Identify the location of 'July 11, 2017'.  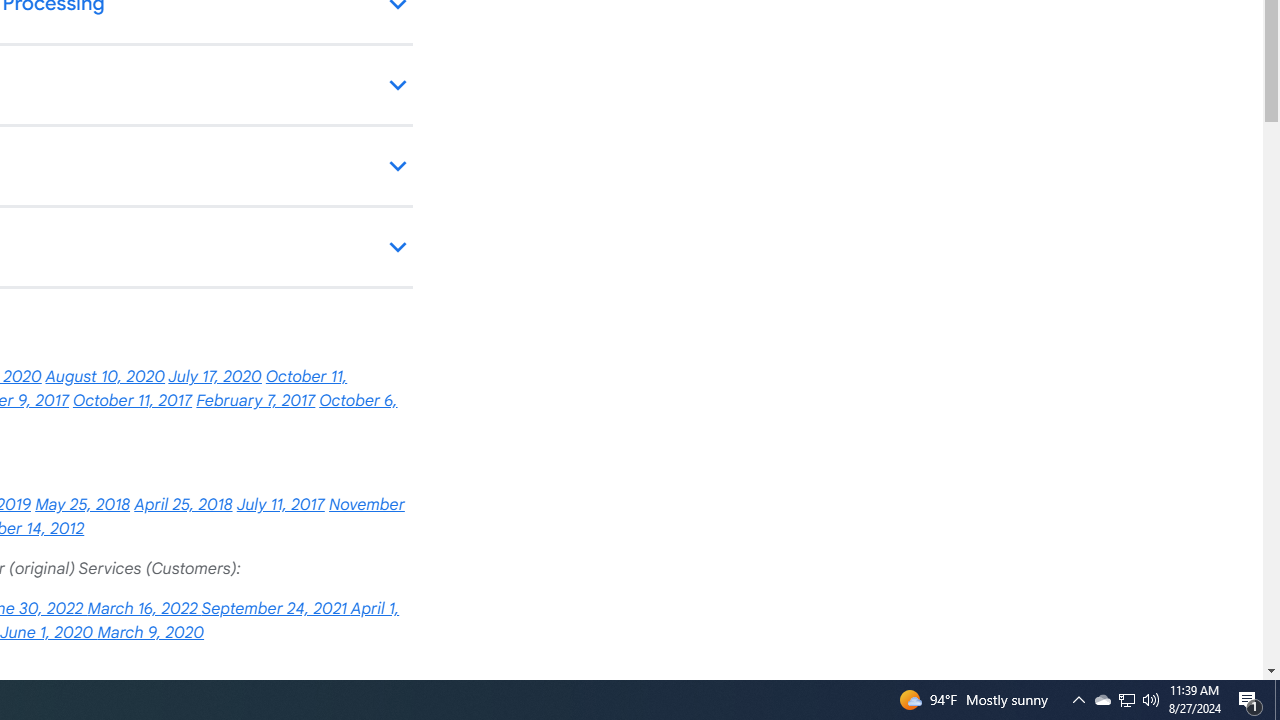
(279, 504).